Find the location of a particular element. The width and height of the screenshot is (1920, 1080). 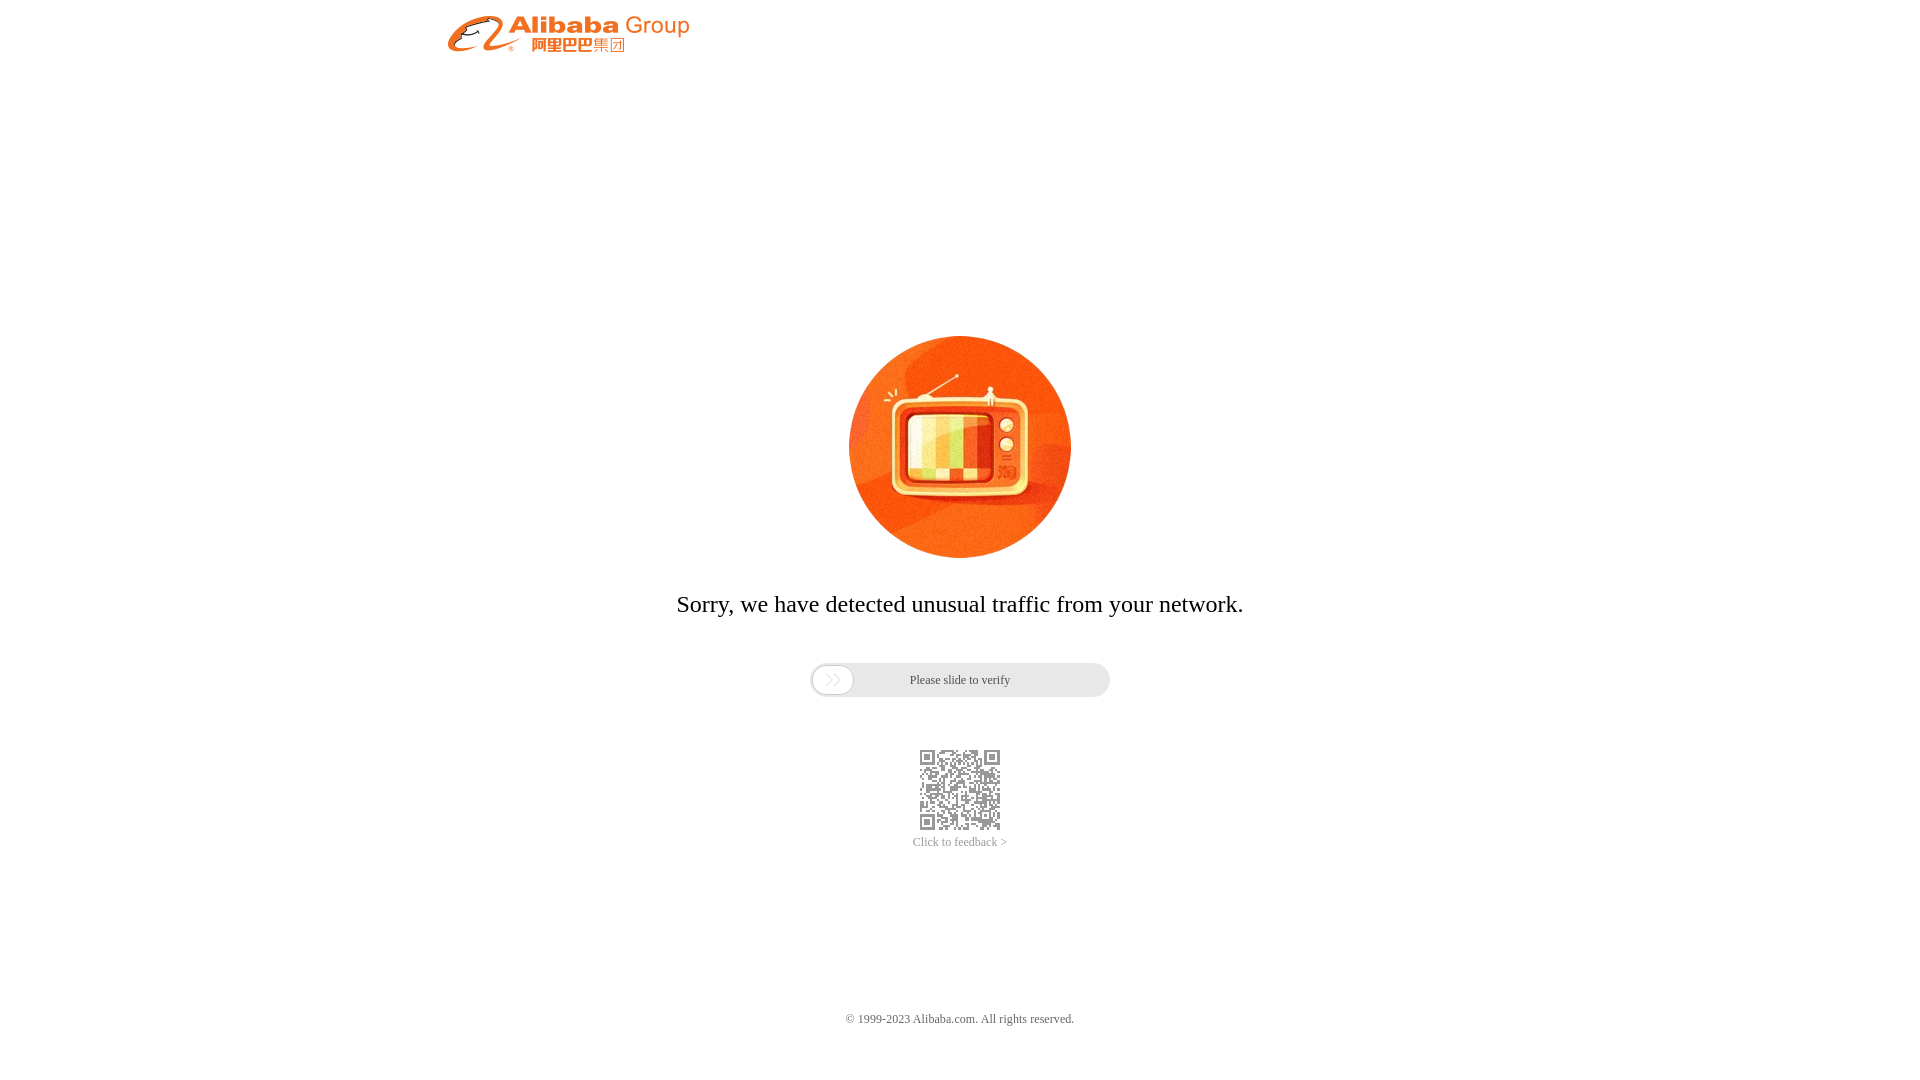

'Click to feedback >' is located at coordinates (911, 842).